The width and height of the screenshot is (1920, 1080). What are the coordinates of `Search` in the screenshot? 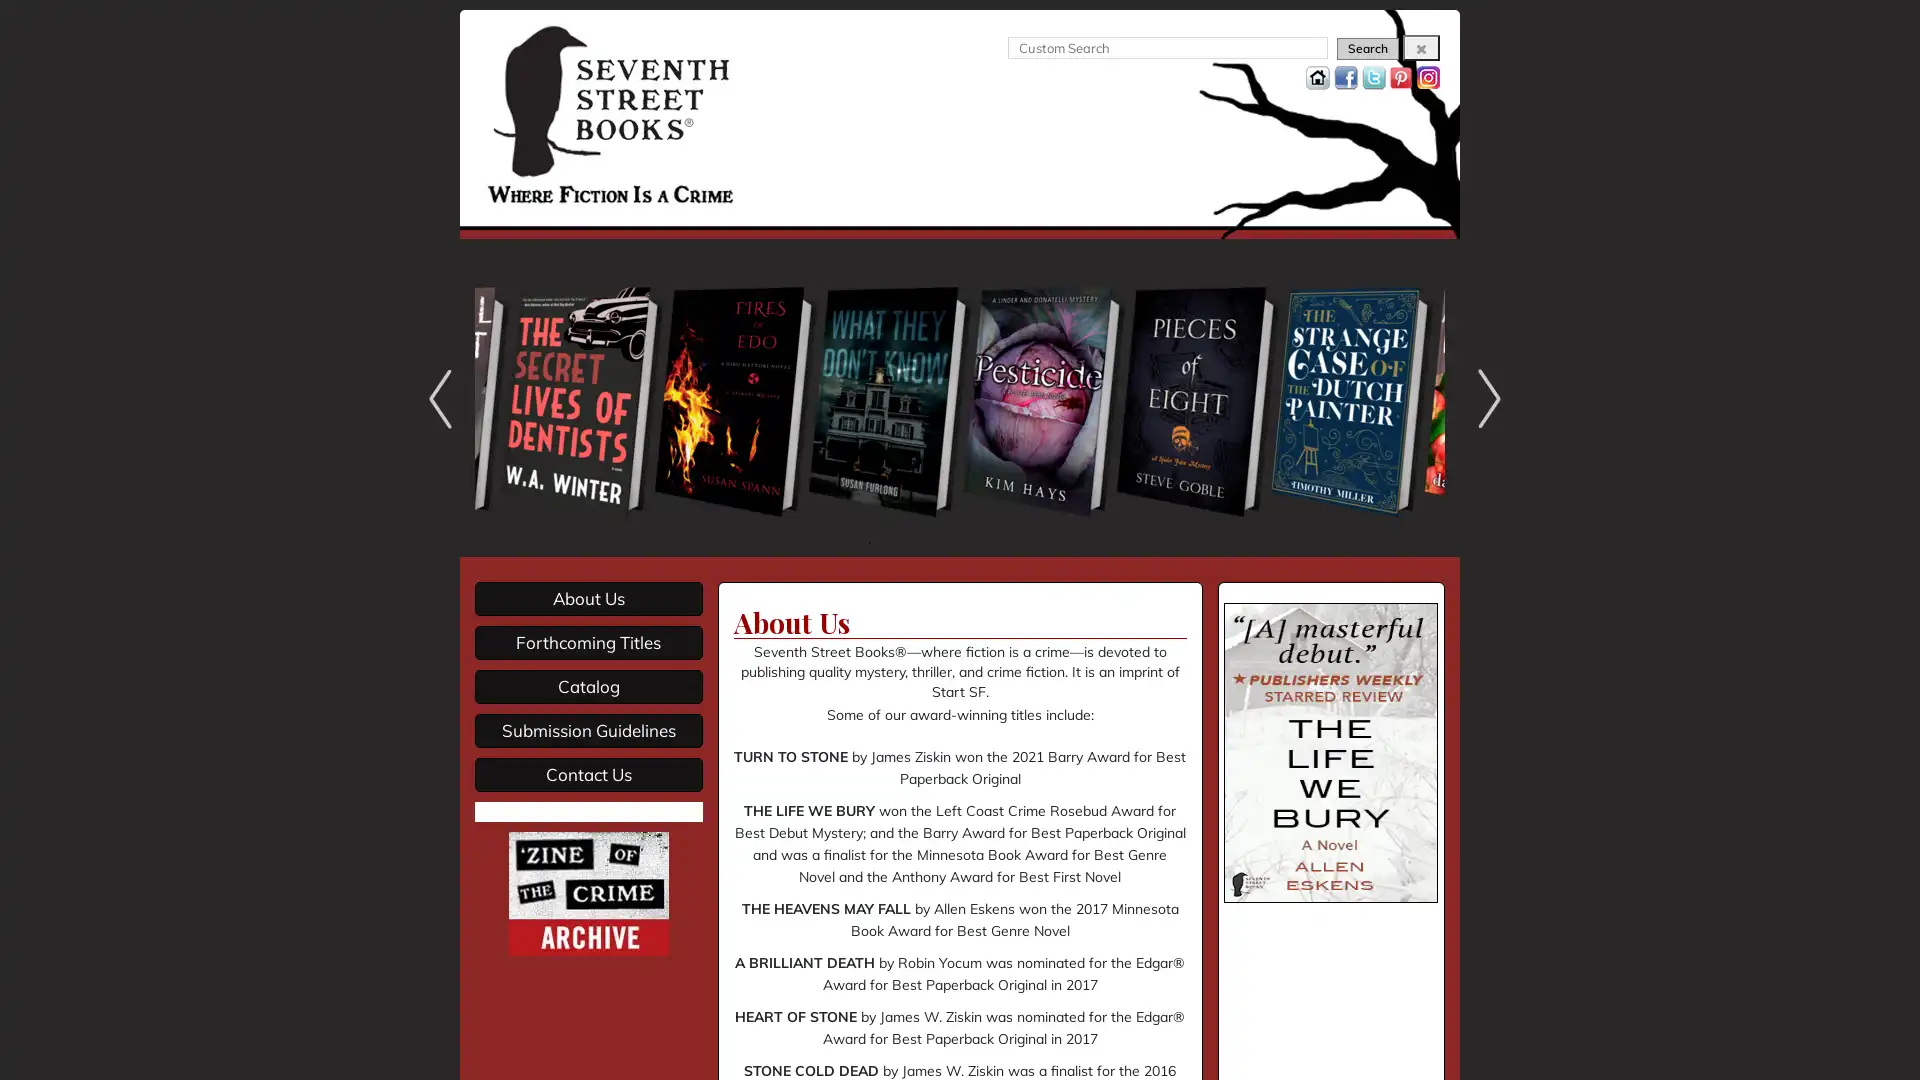 It's located at (1367, 48).